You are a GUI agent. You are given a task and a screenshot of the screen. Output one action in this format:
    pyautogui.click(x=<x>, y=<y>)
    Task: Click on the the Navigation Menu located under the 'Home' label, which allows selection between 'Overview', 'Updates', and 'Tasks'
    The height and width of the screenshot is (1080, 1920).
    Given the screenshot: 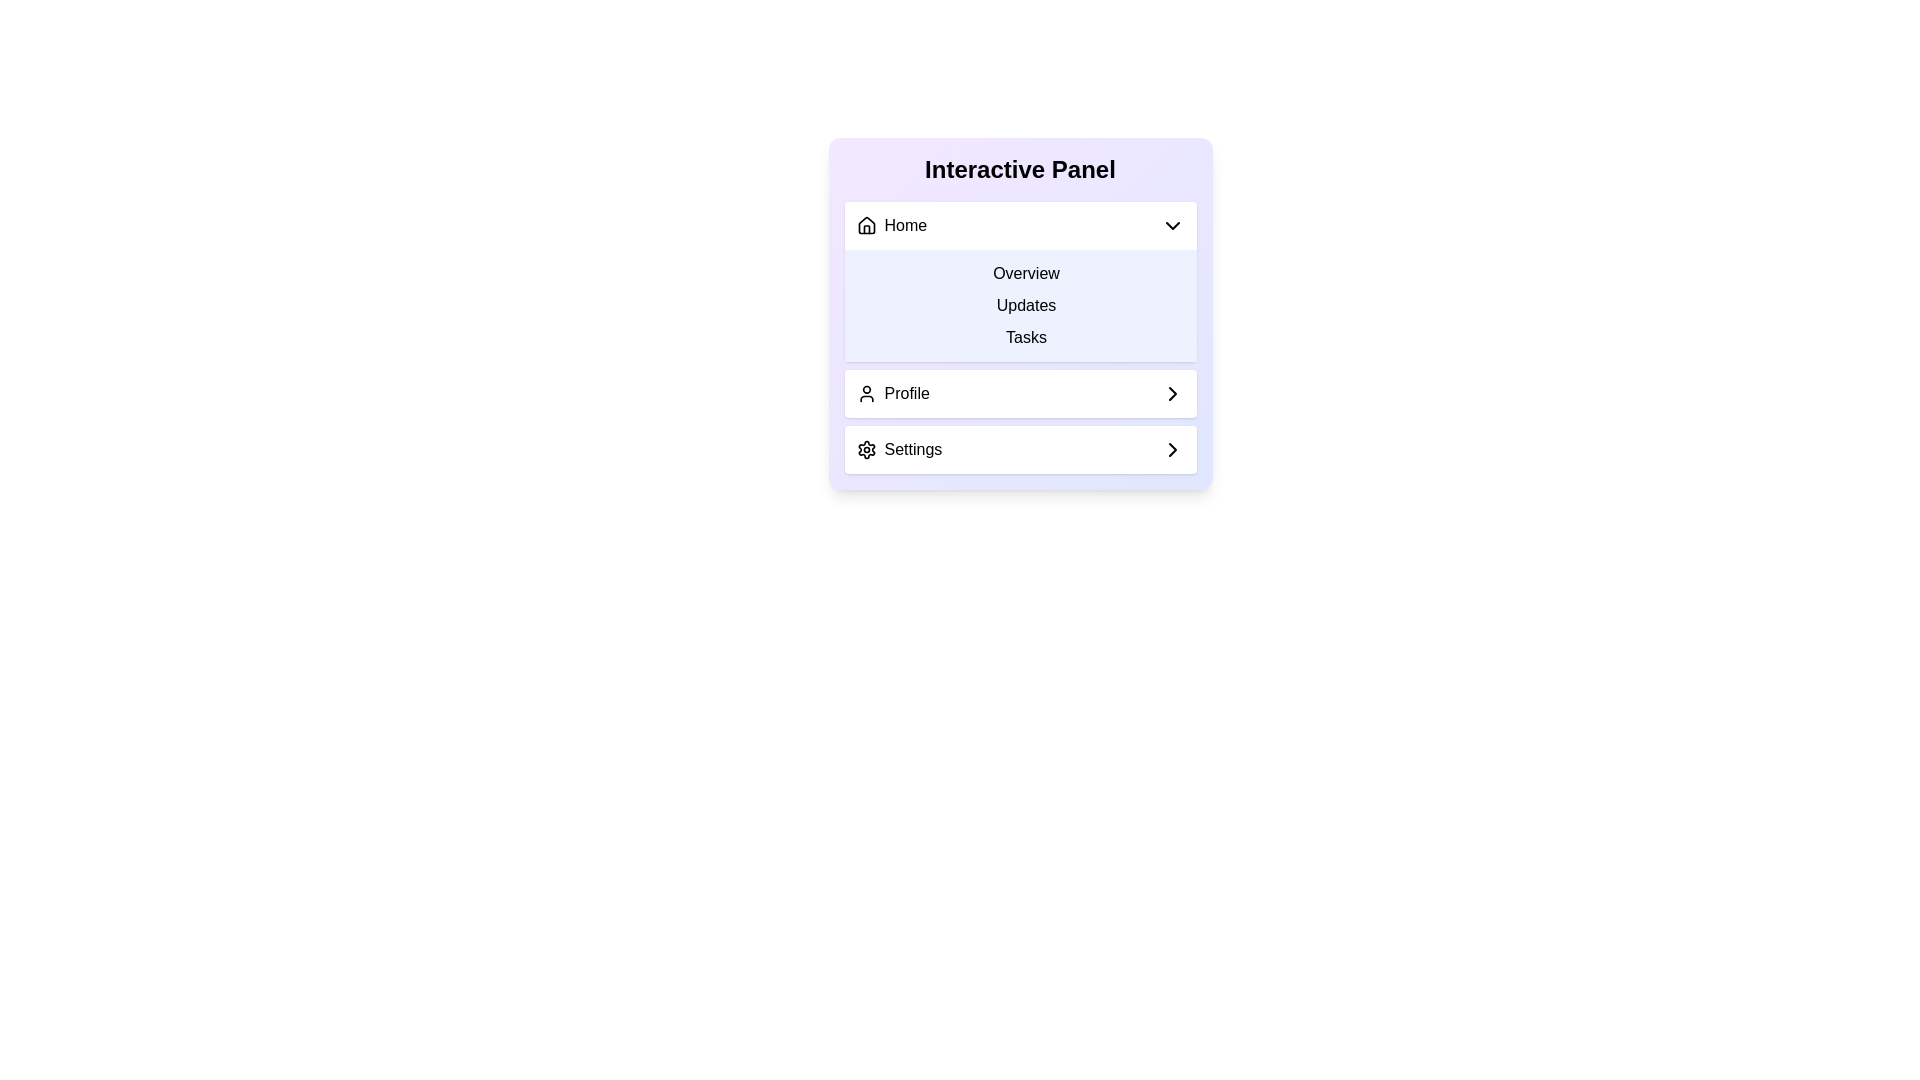 What is the action you would take?
    pyautogui.click(x=1020, y=305)
    